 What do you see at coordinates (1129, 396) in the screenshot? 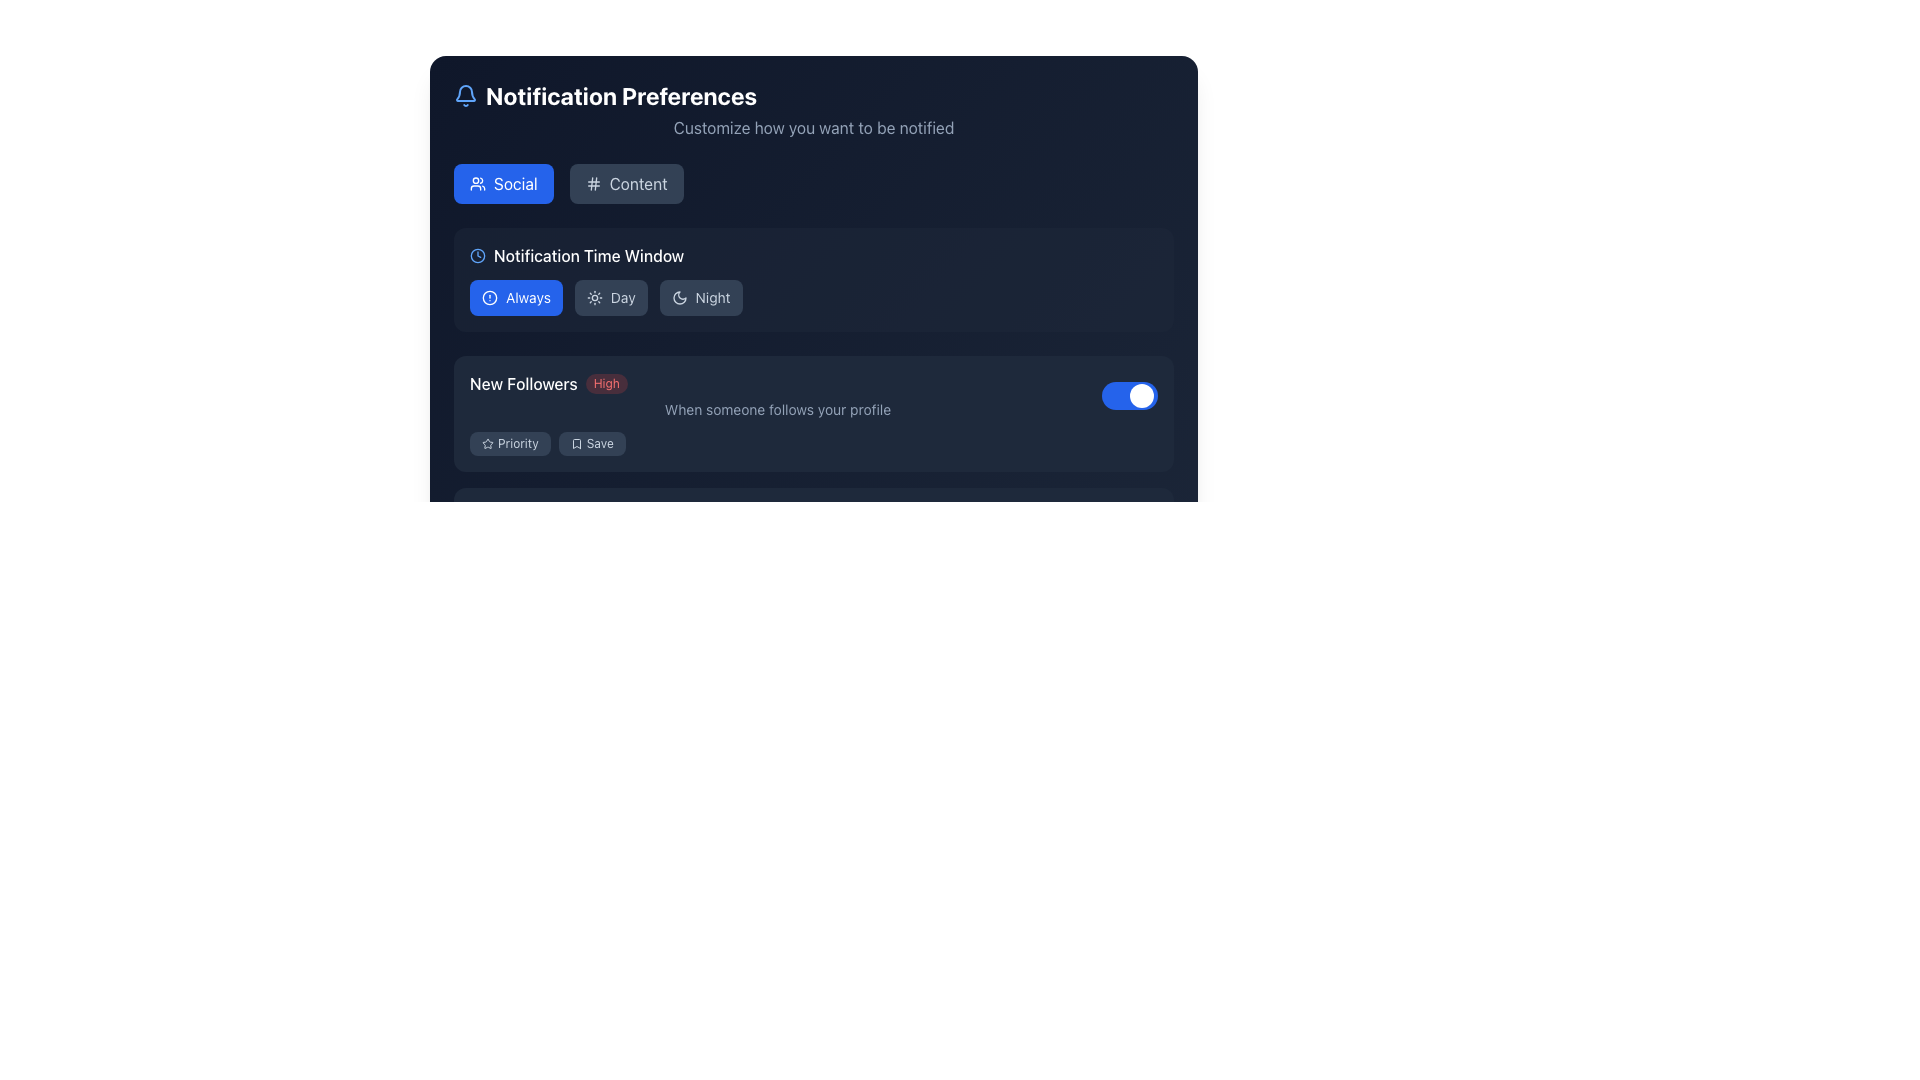
I see `the toggle switch located in the 'New Followers' section, positioned to the immediate right of the text 'When someone follows your profile'` at bounding box center [1129, 396].